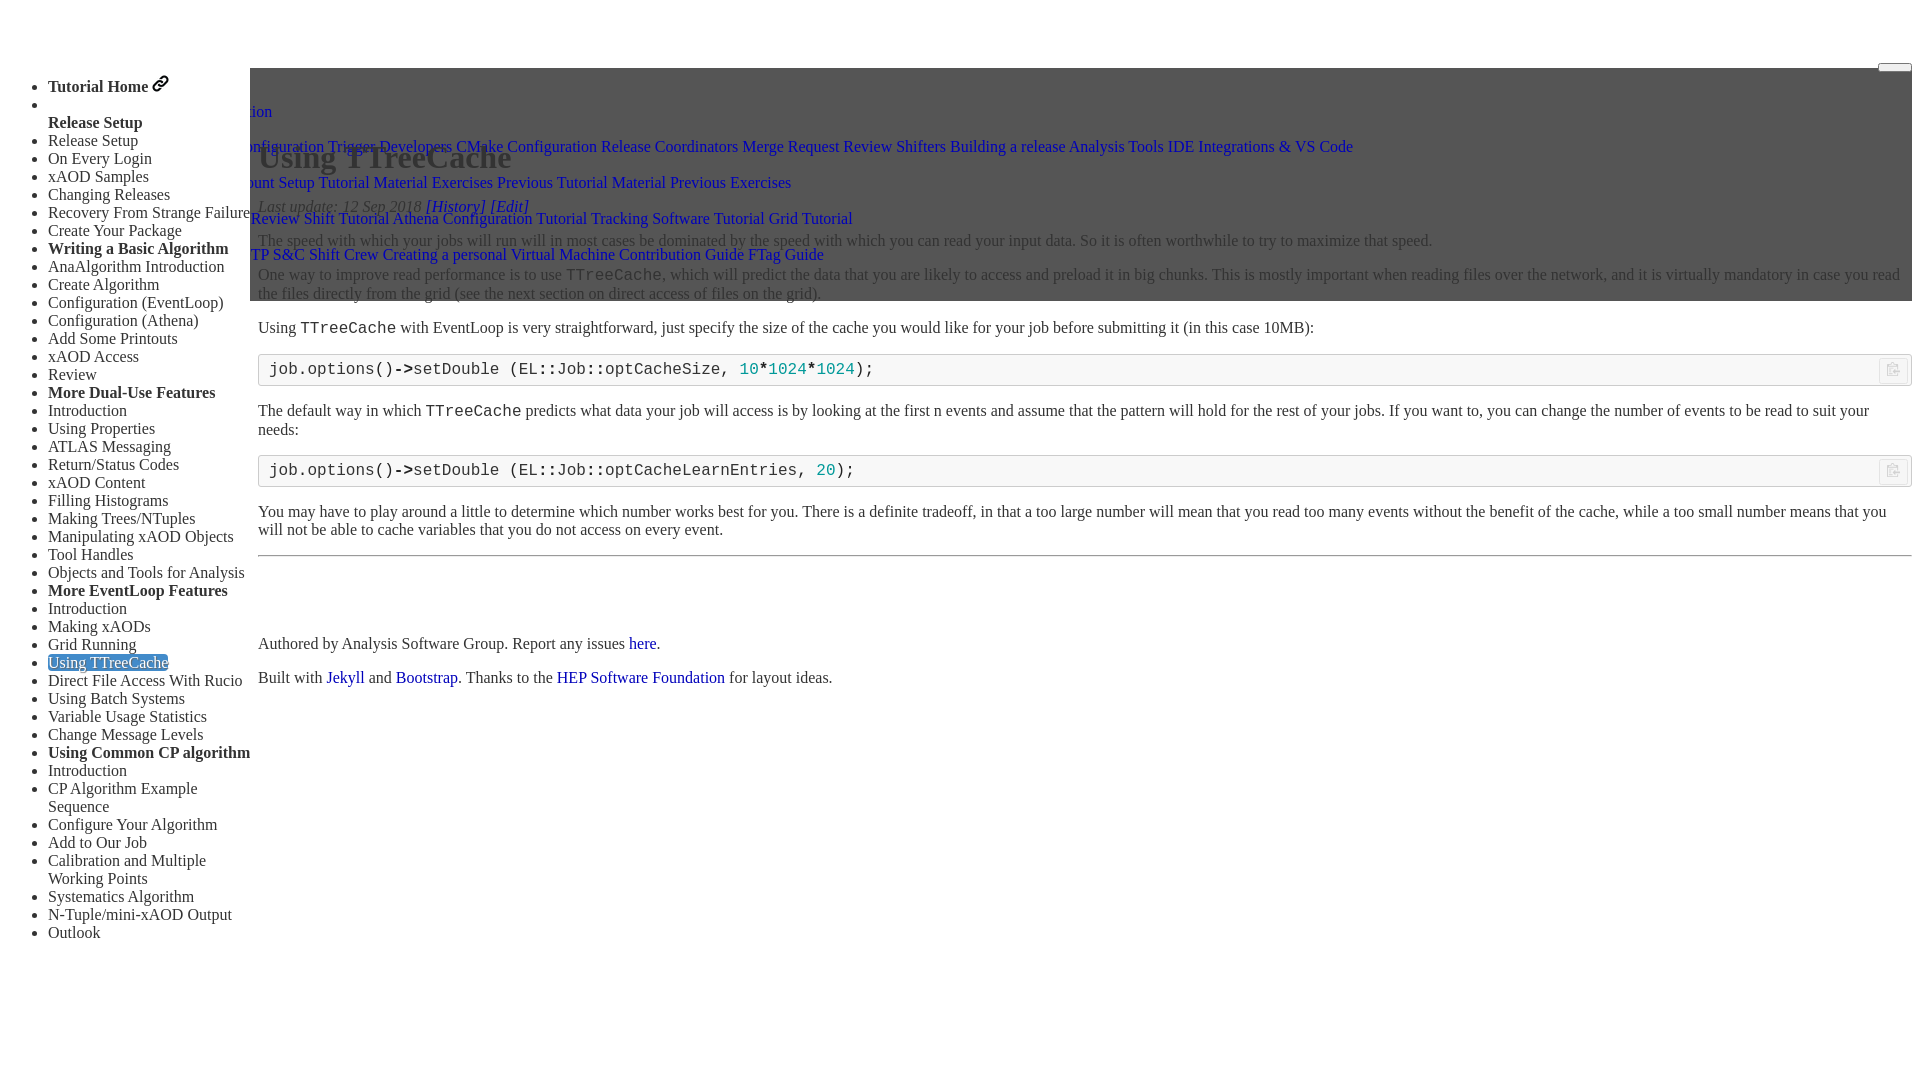  What do you see at coordinates (80, 127) in the screenshot?
I see `'Guides'` at bounding box center [80, 127].